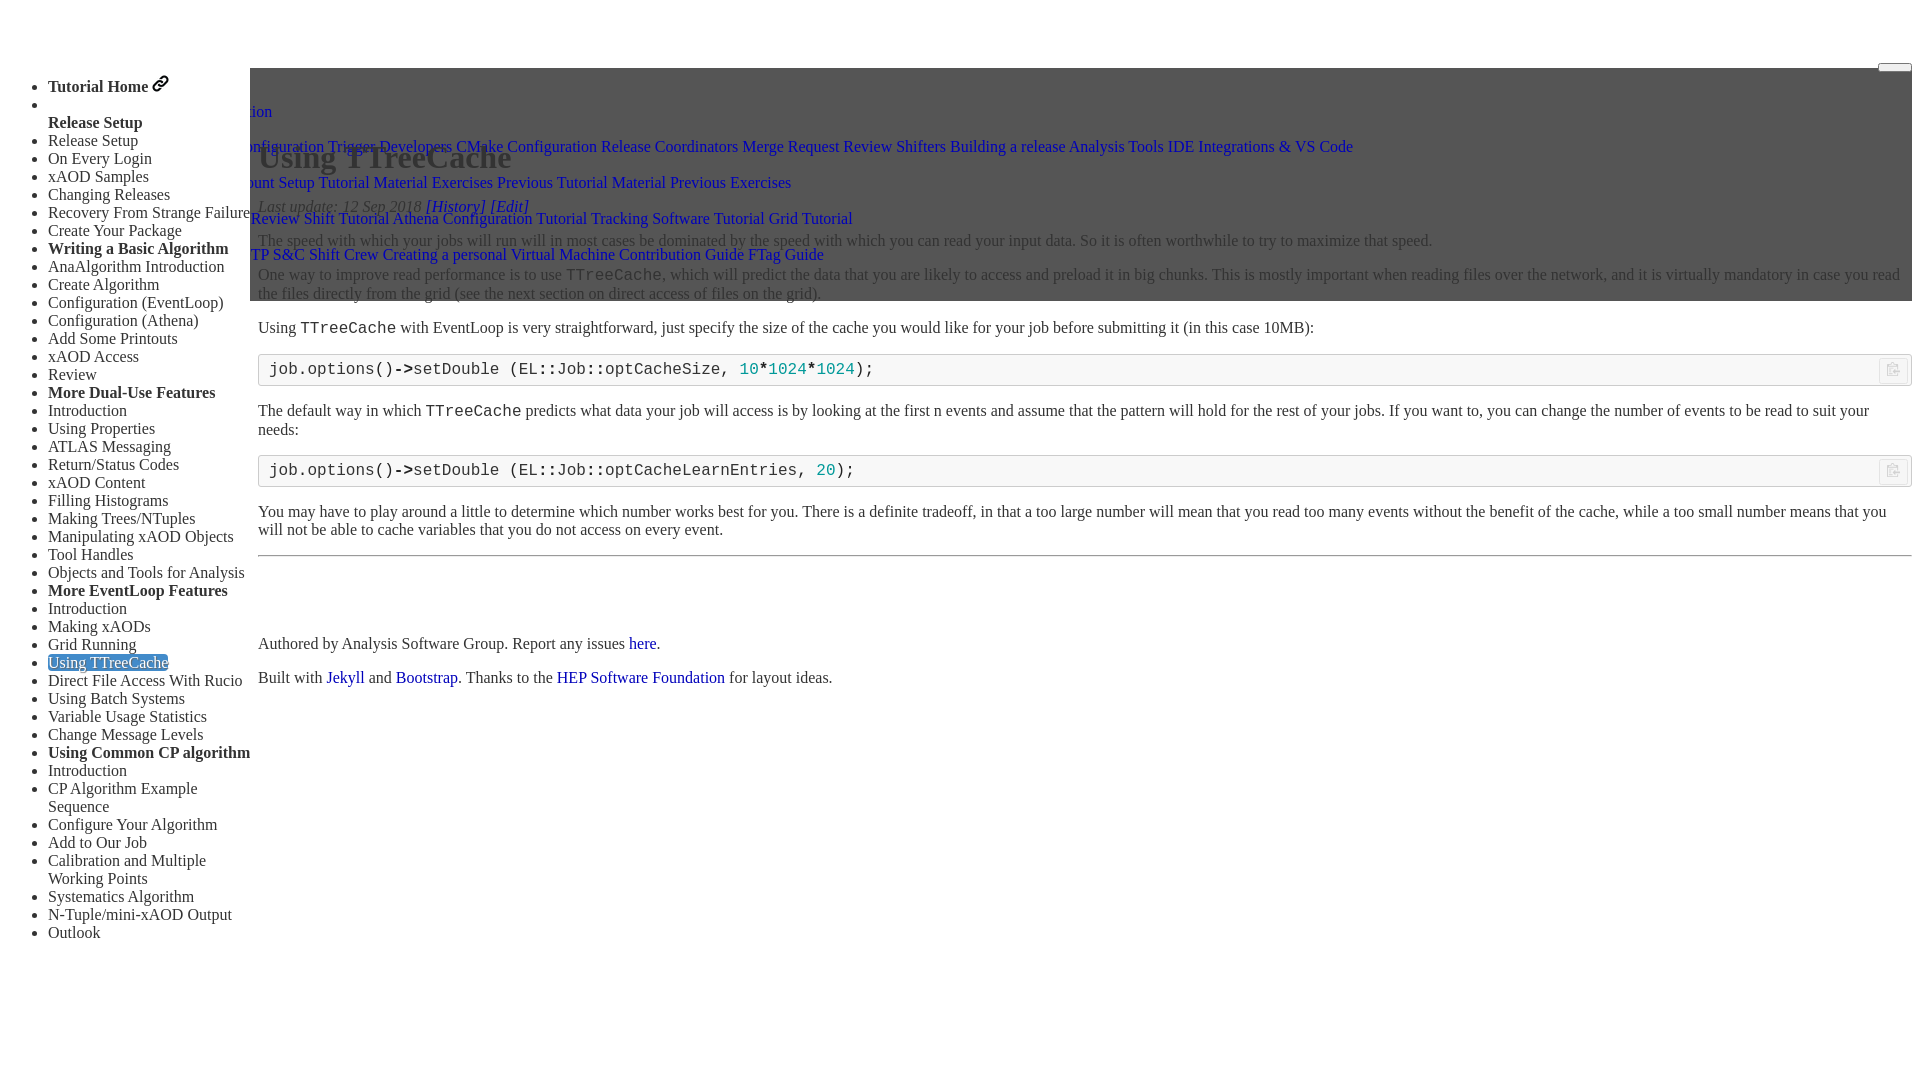  What do you see at coordinates (80, 127) in the screenshot?
I see `'Guides'` at bounding box center [80, 127].